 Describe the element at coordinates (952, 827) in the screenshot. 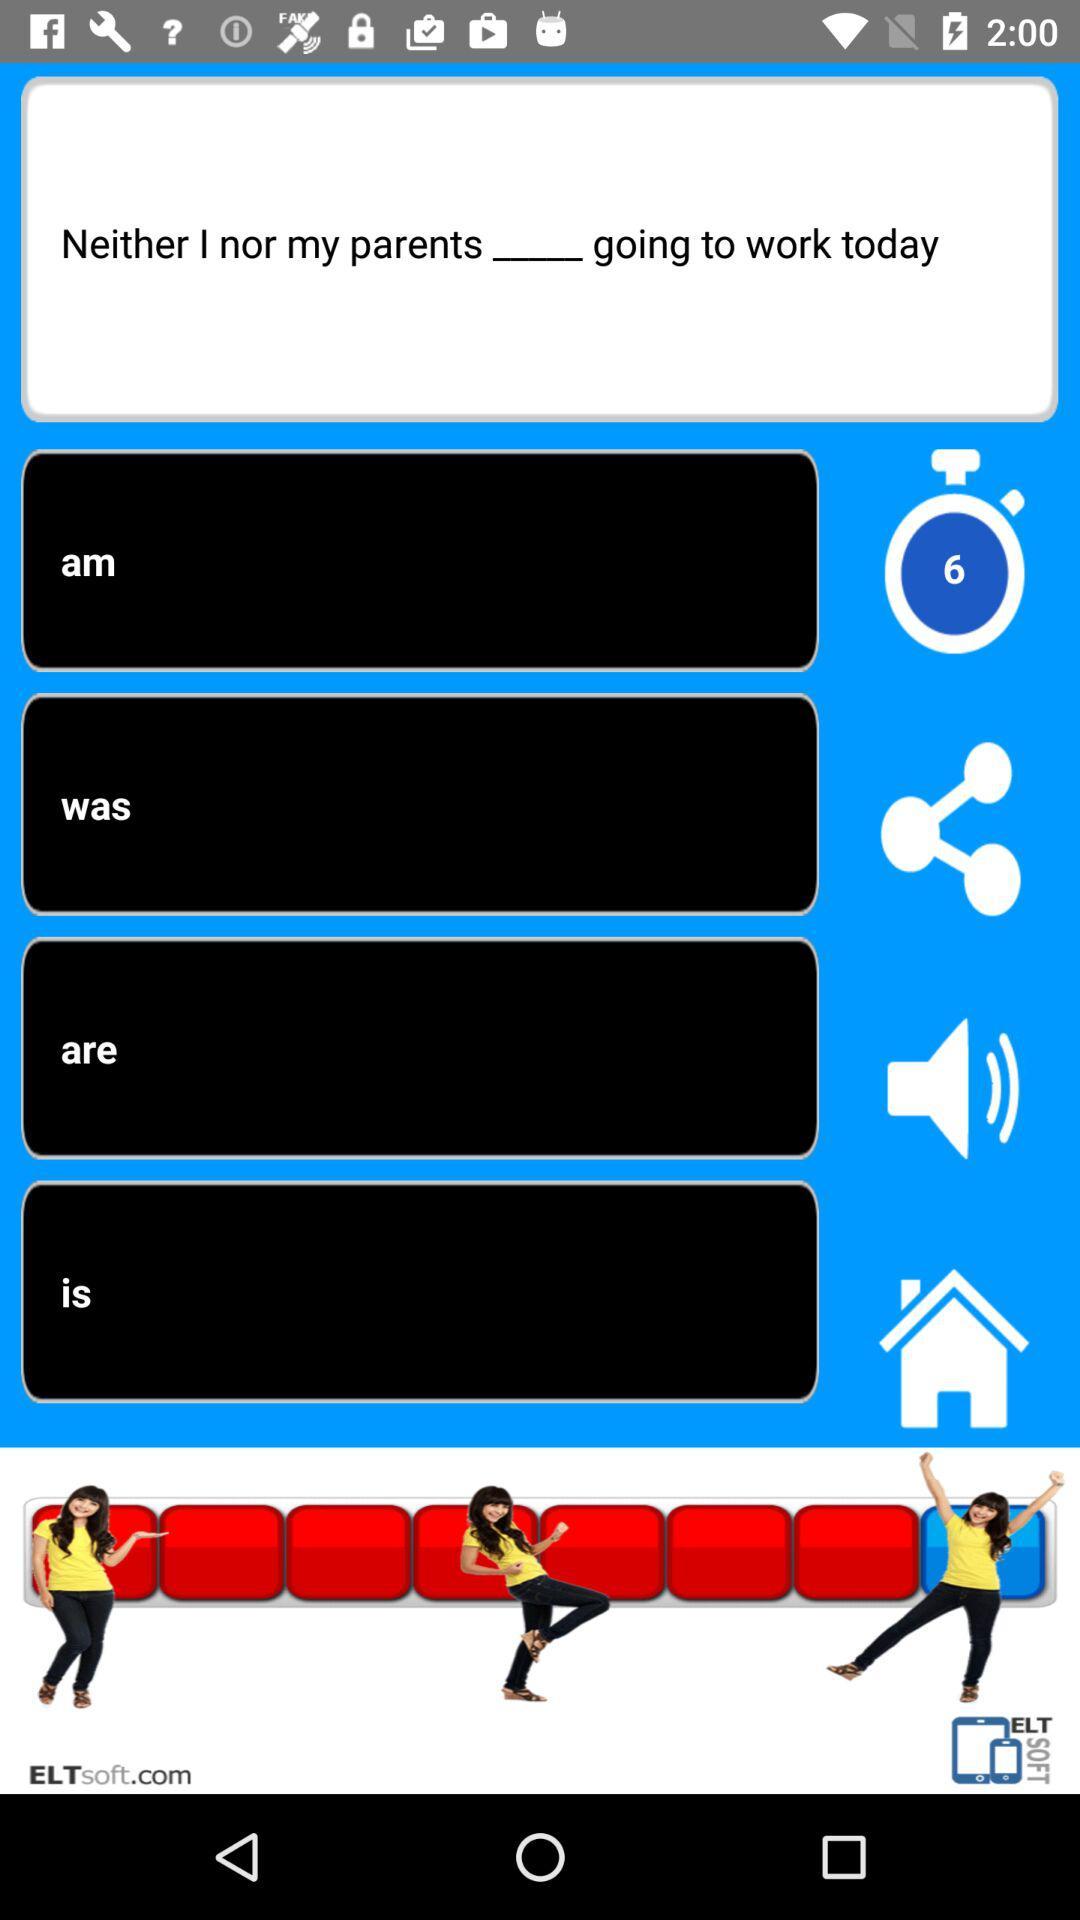

I see `share the activity` at that location.